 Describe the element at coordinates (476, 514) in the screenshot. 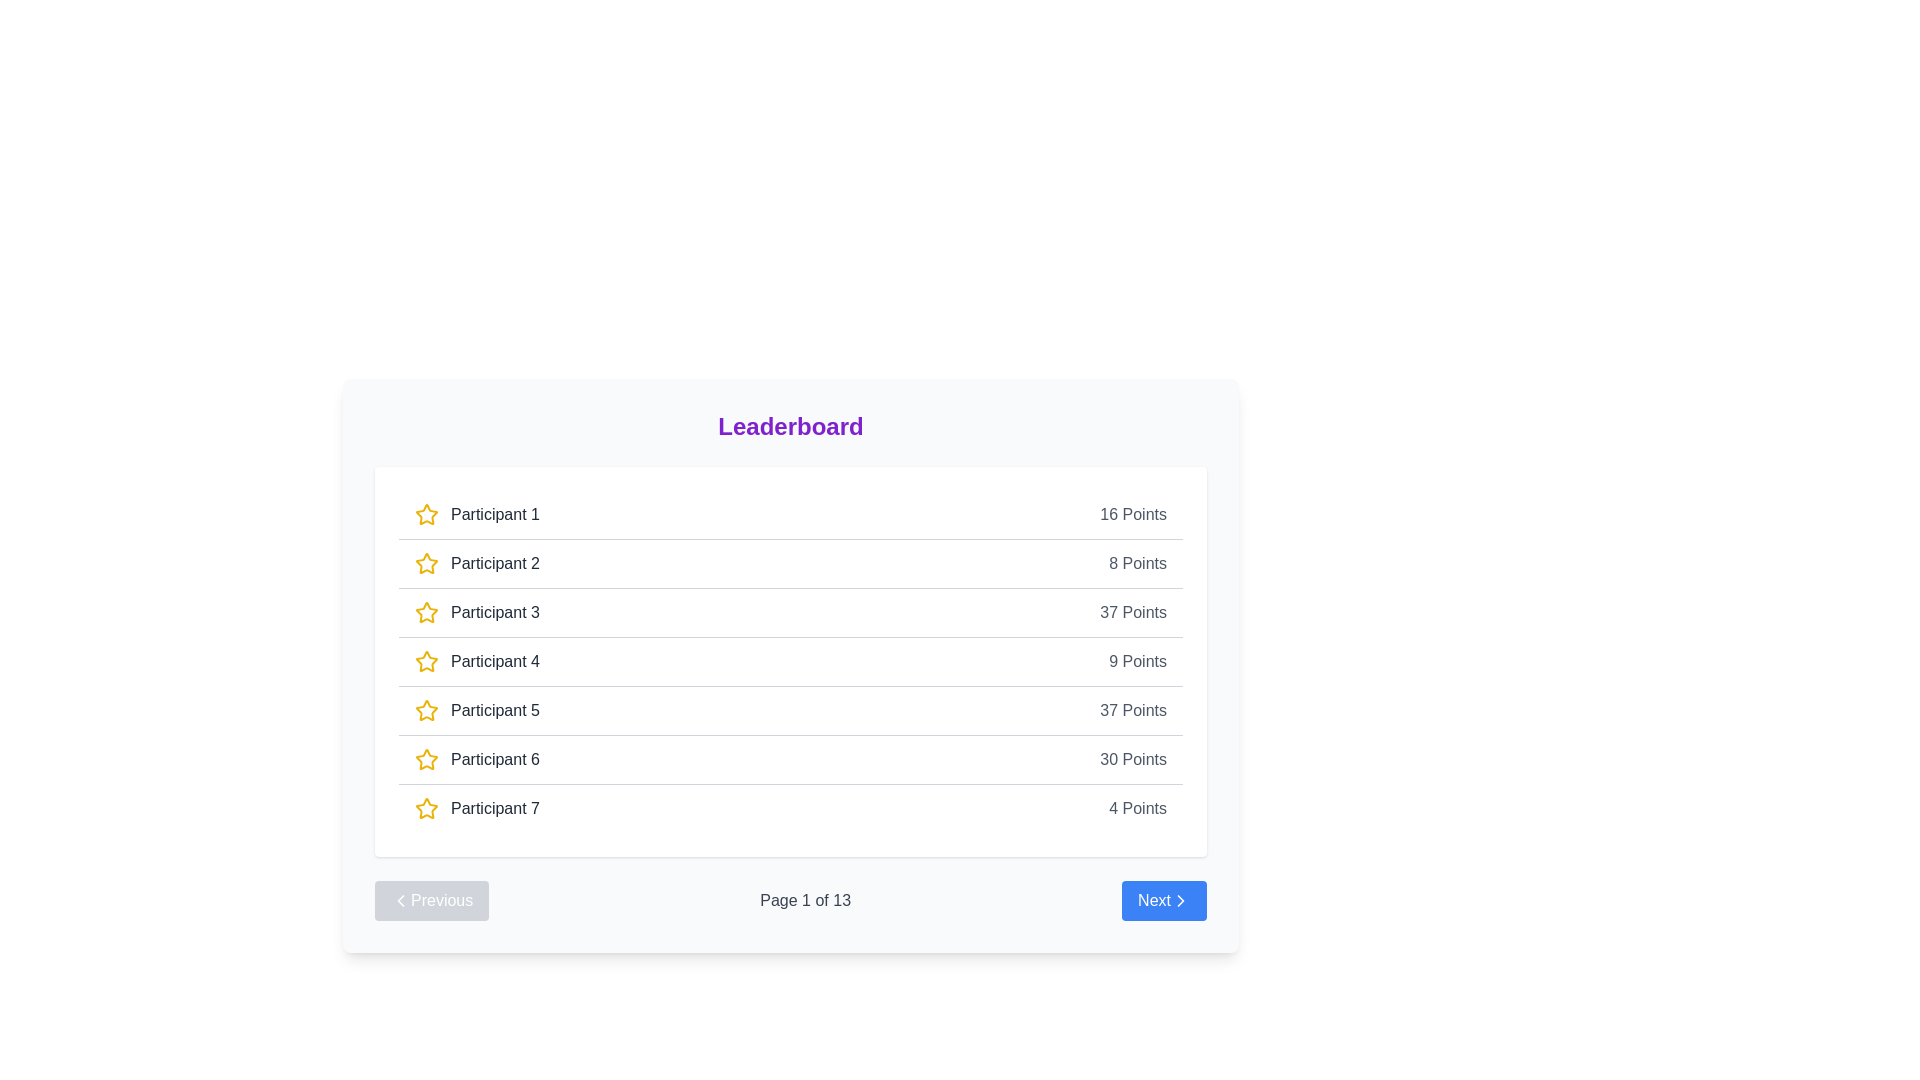

I see `participant's name, which is the text label 'Participant 1' located in the first row of the leaderboard interface, accompanied by a yellow star icon to its left` at that location.